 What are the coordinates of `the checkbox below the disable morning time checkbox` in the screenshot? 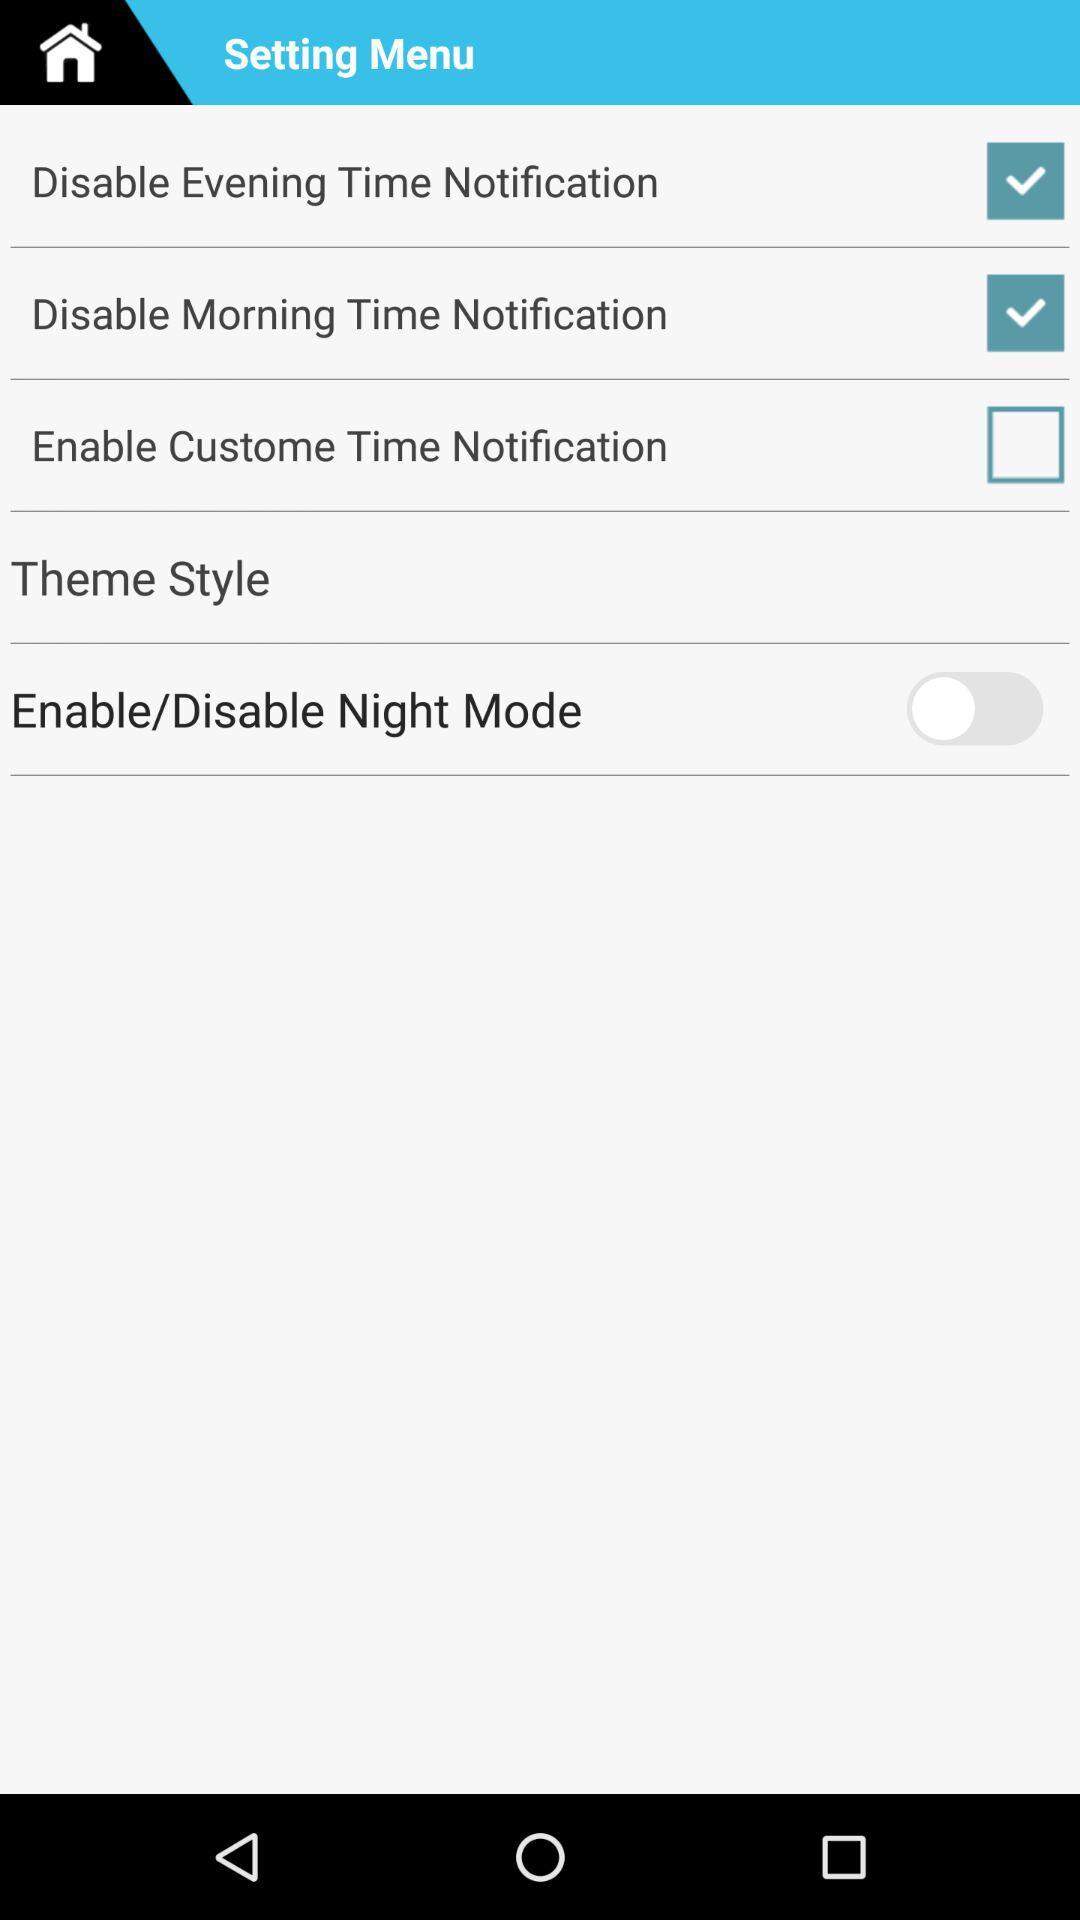 It's located at (540, 444).